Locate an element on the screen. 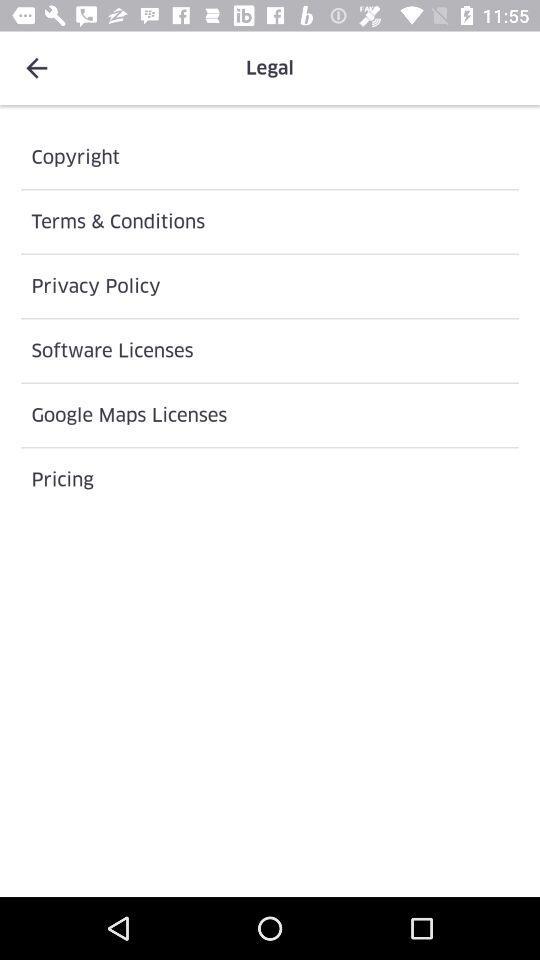 This screenshot has height=960, width=540. copyright icon is located at coordinates (270, 156).